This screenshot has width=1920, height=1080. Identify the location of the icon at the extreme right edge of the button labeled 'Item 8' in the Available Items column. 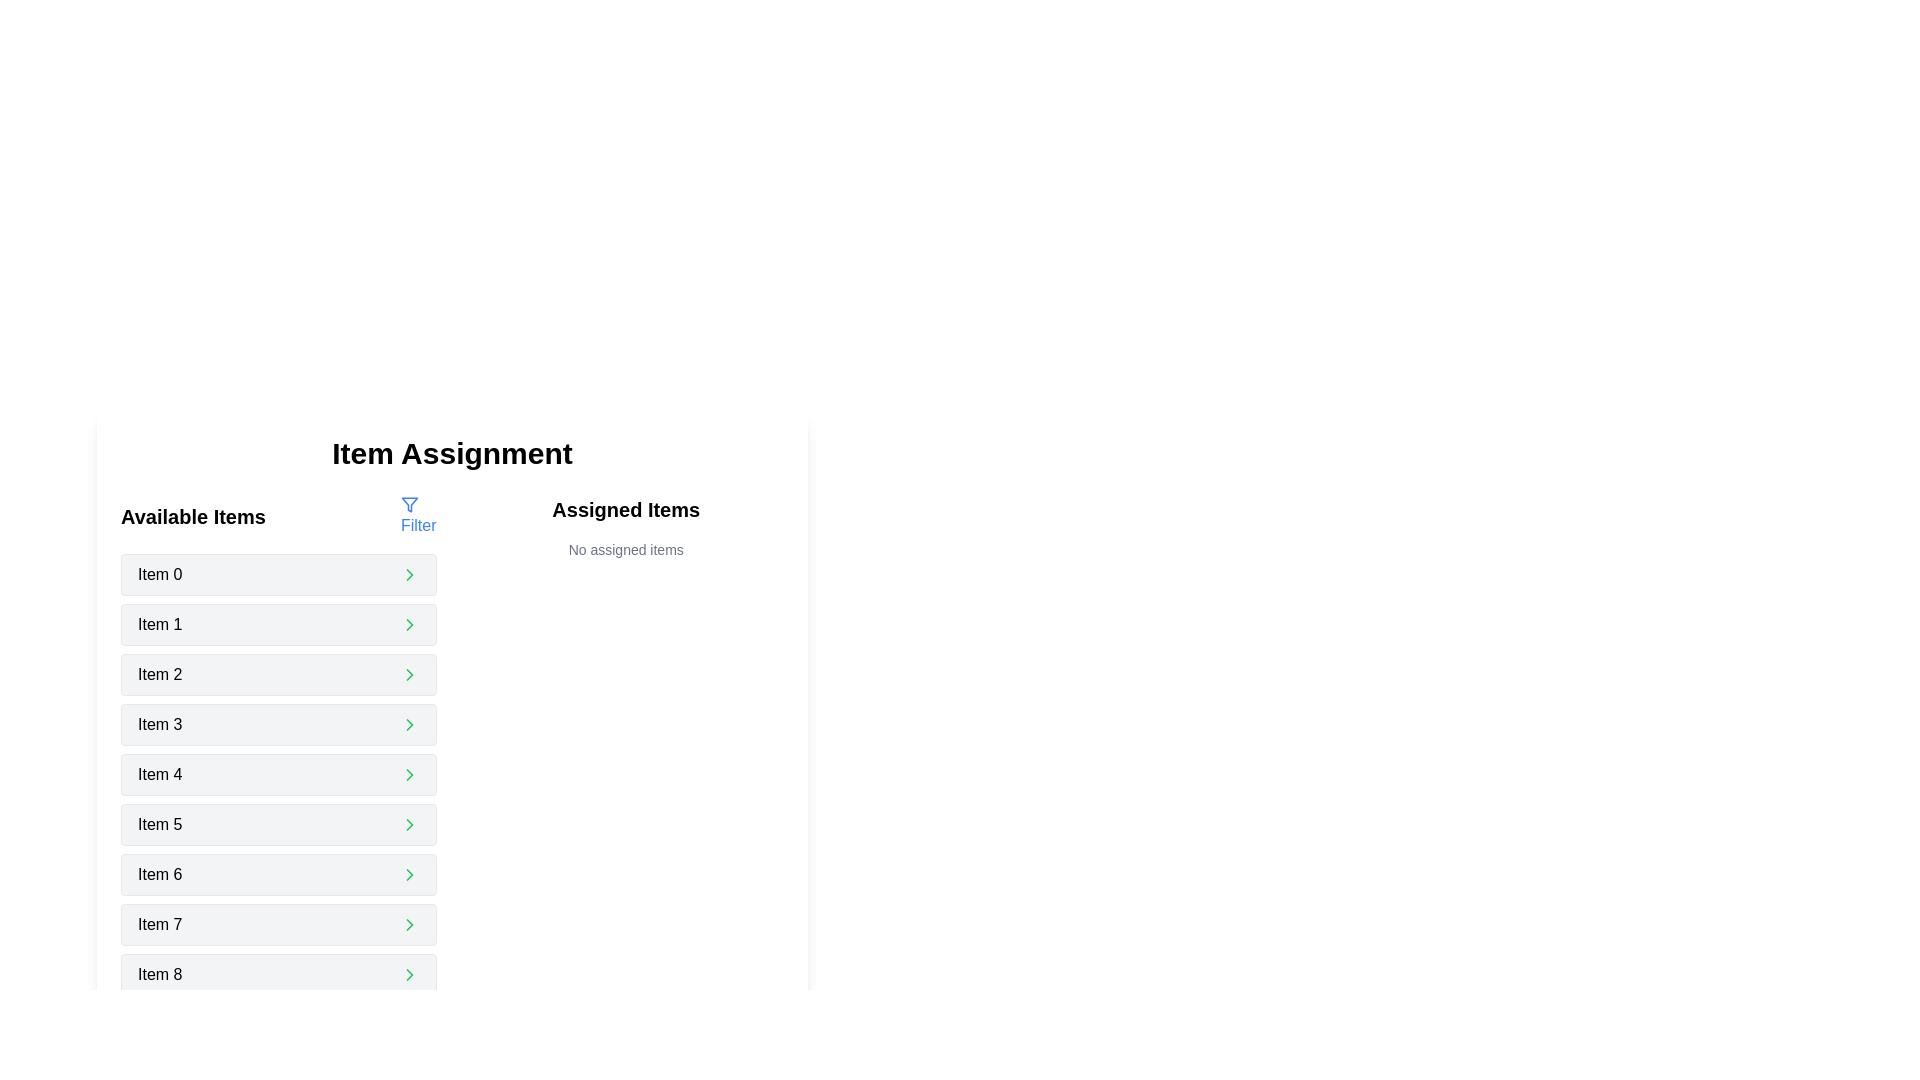
(408, 974).